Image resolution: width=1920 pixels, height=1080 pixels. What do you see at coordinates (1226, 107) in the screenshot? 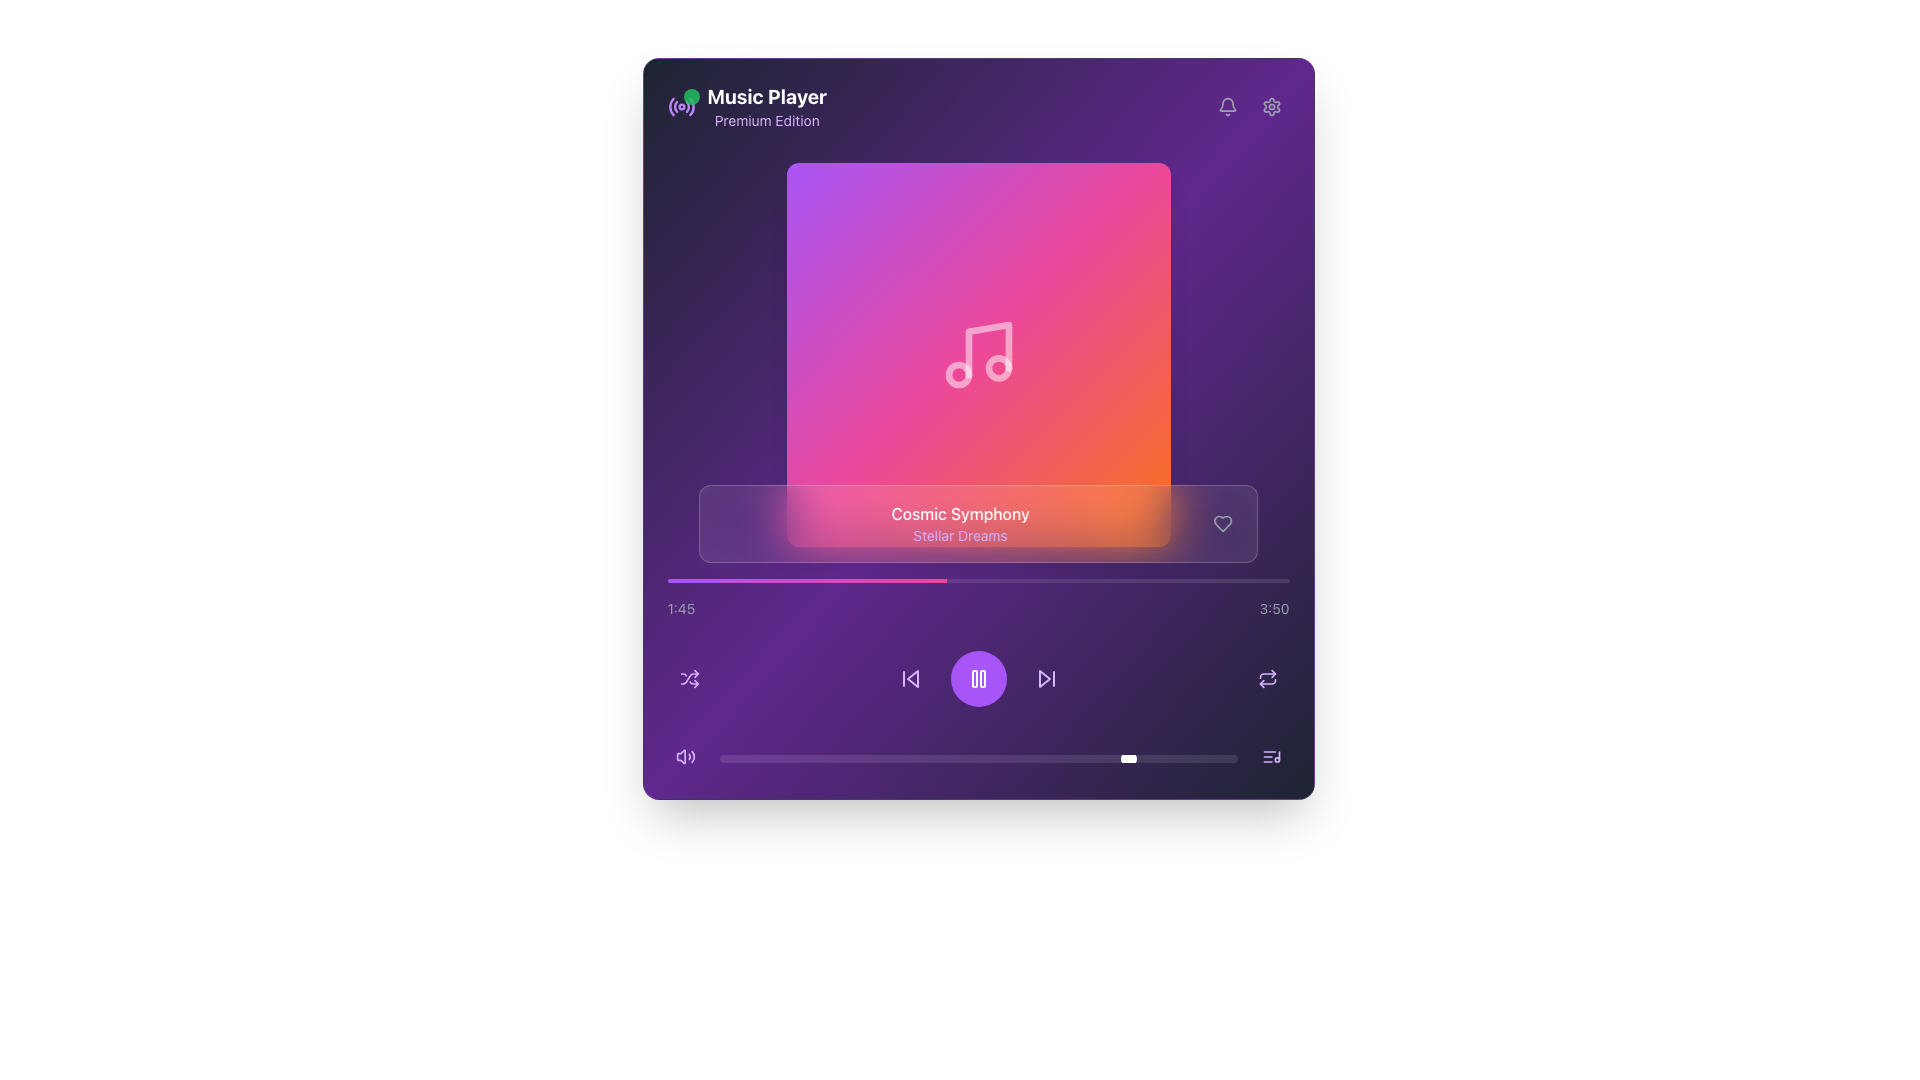
I see `the bell icon located in the top-right corner of the music player interface` at bounding box center [1226, 107].